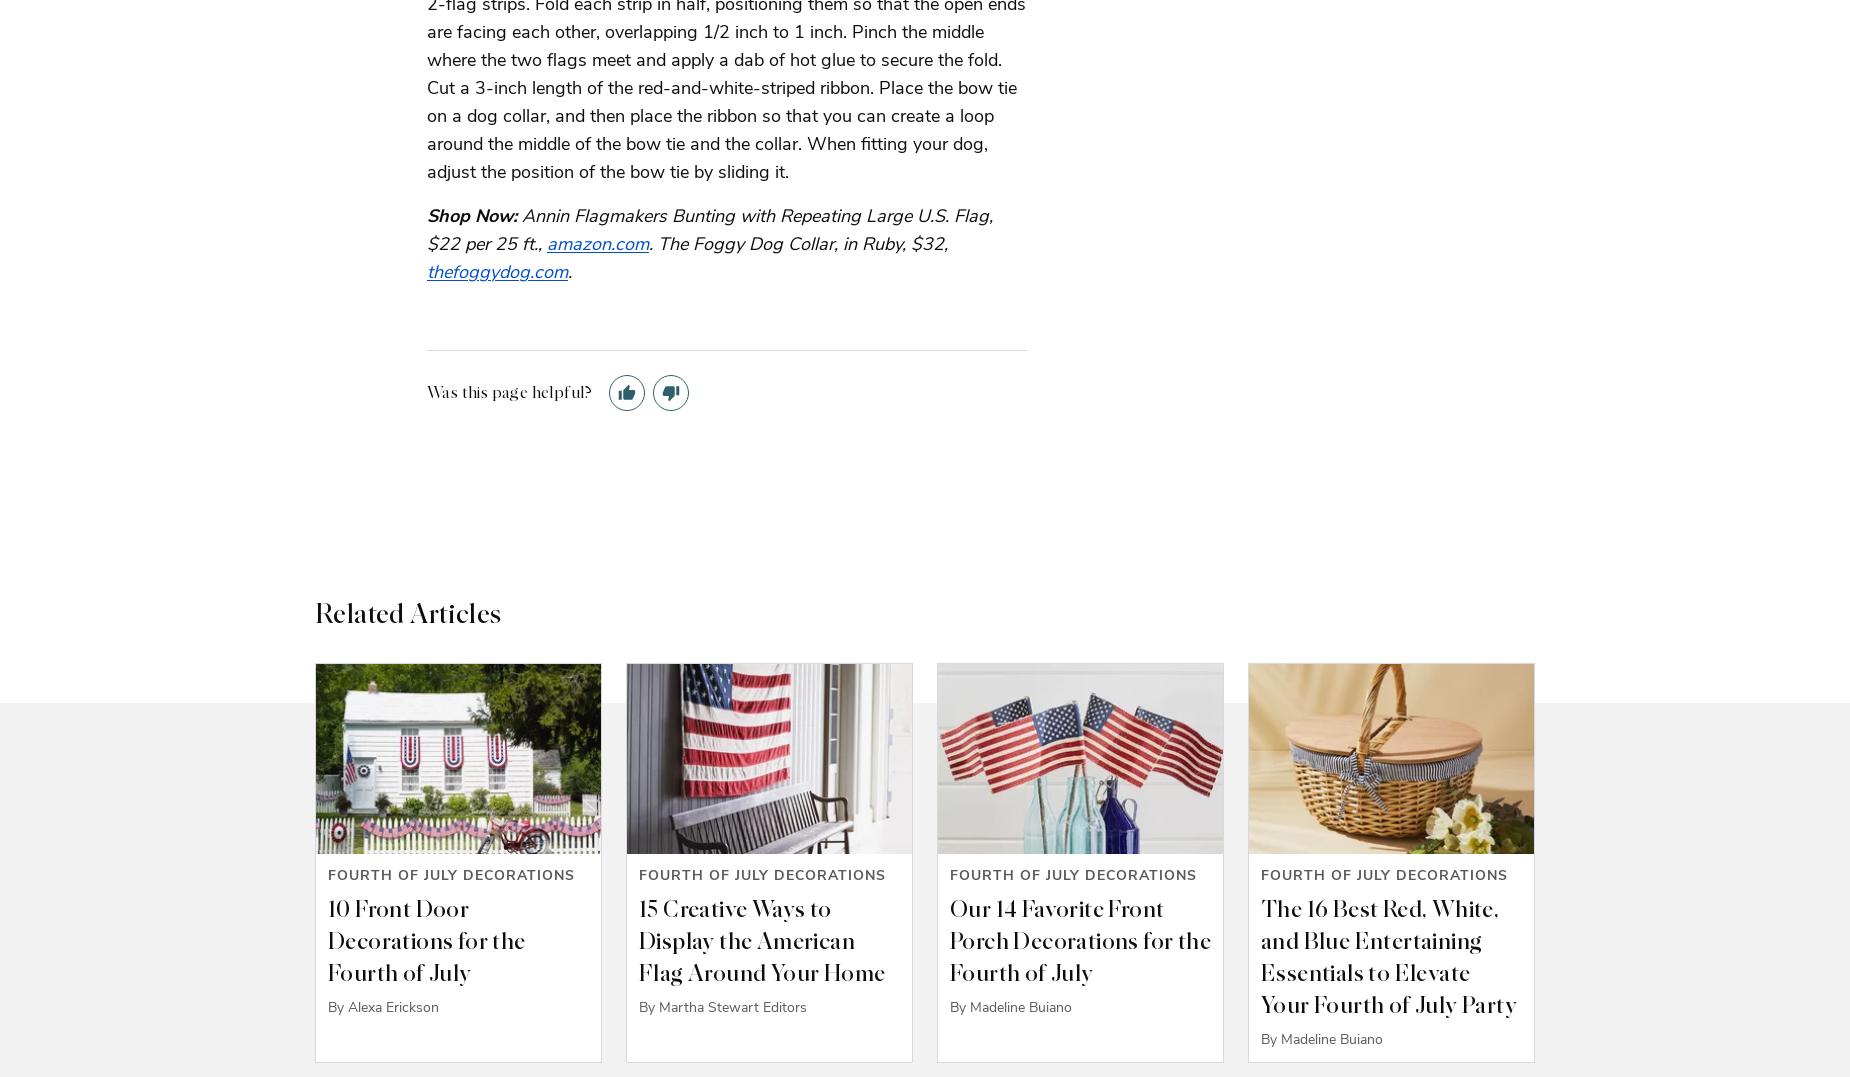 This screenshot has width=1850, height=1077. I want to click on 'Related Articles', so click(406, 612).